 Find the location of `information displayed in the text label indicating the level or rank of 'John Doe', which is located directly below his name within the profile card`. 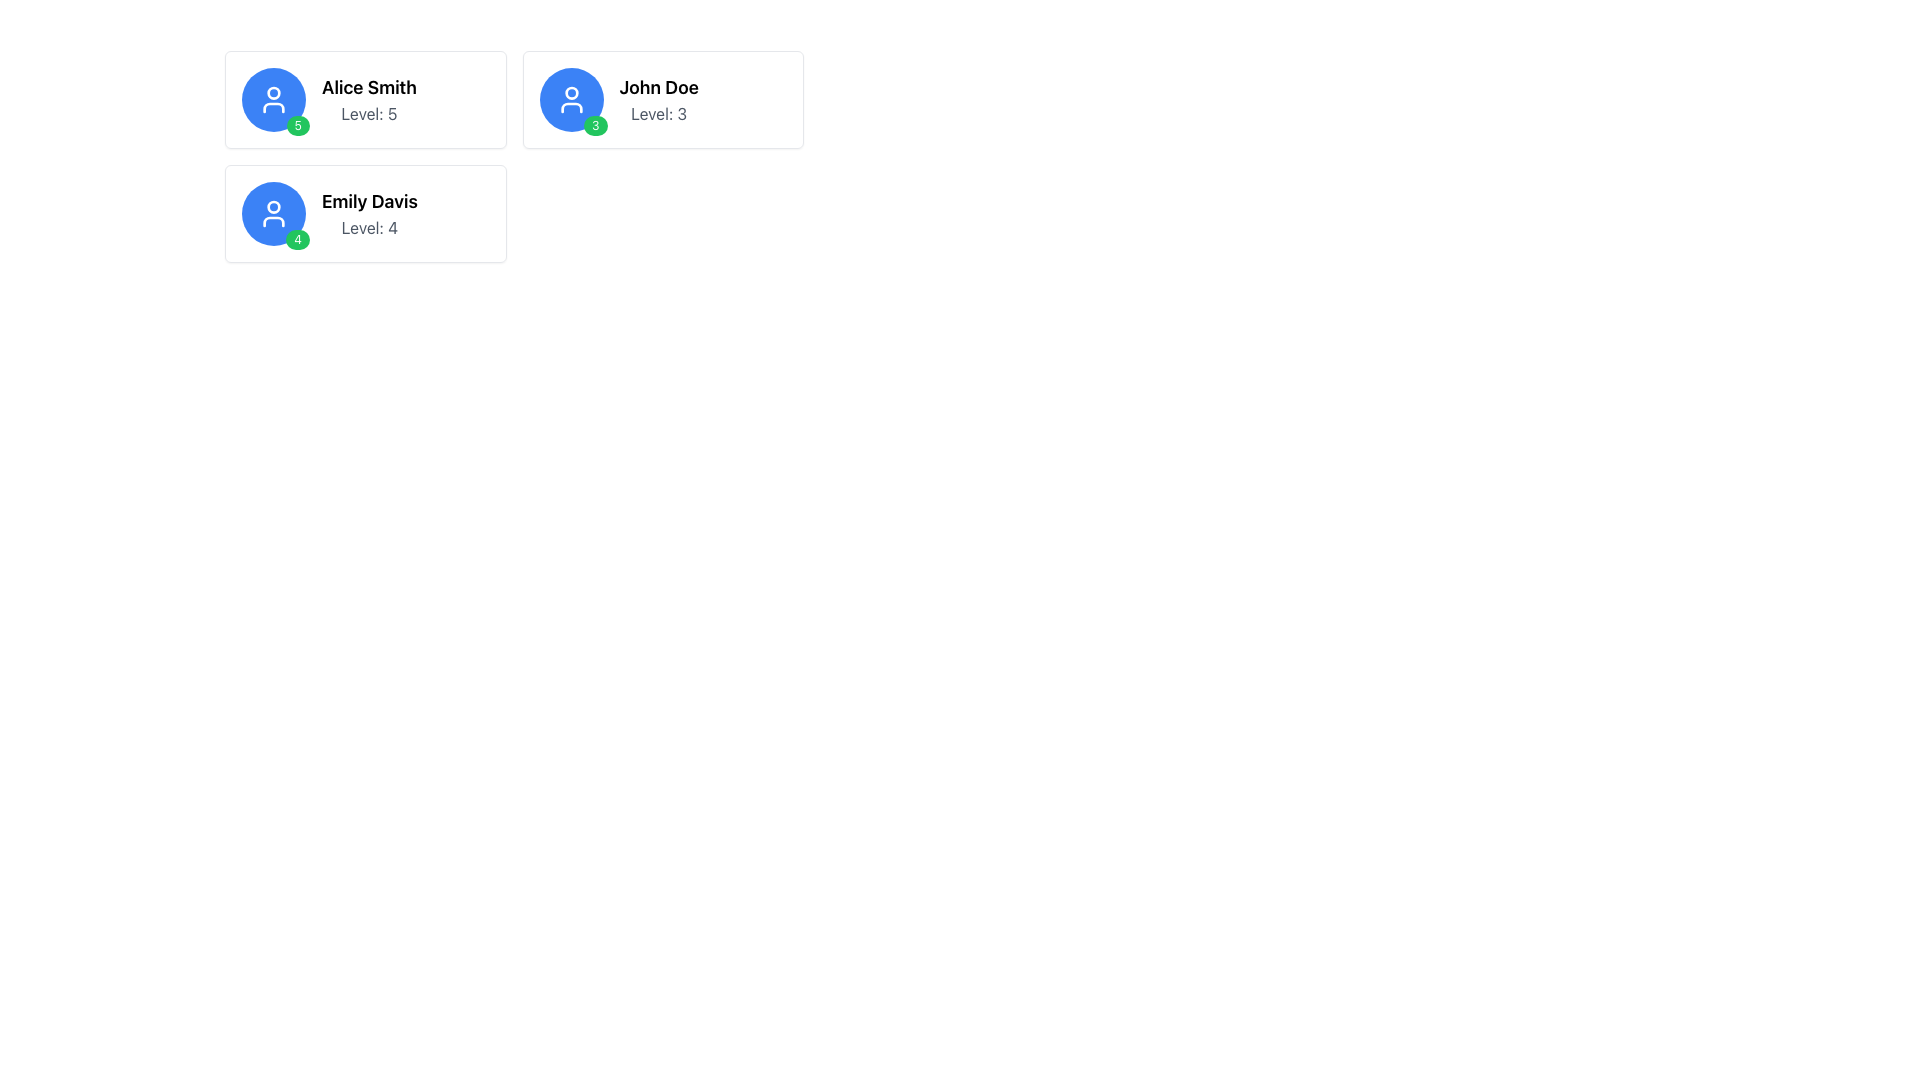

information displayed in the text label indicating the level or rank of 'John Doe', which is located directly below his name within the profile card is located at coordinates (659, 114).